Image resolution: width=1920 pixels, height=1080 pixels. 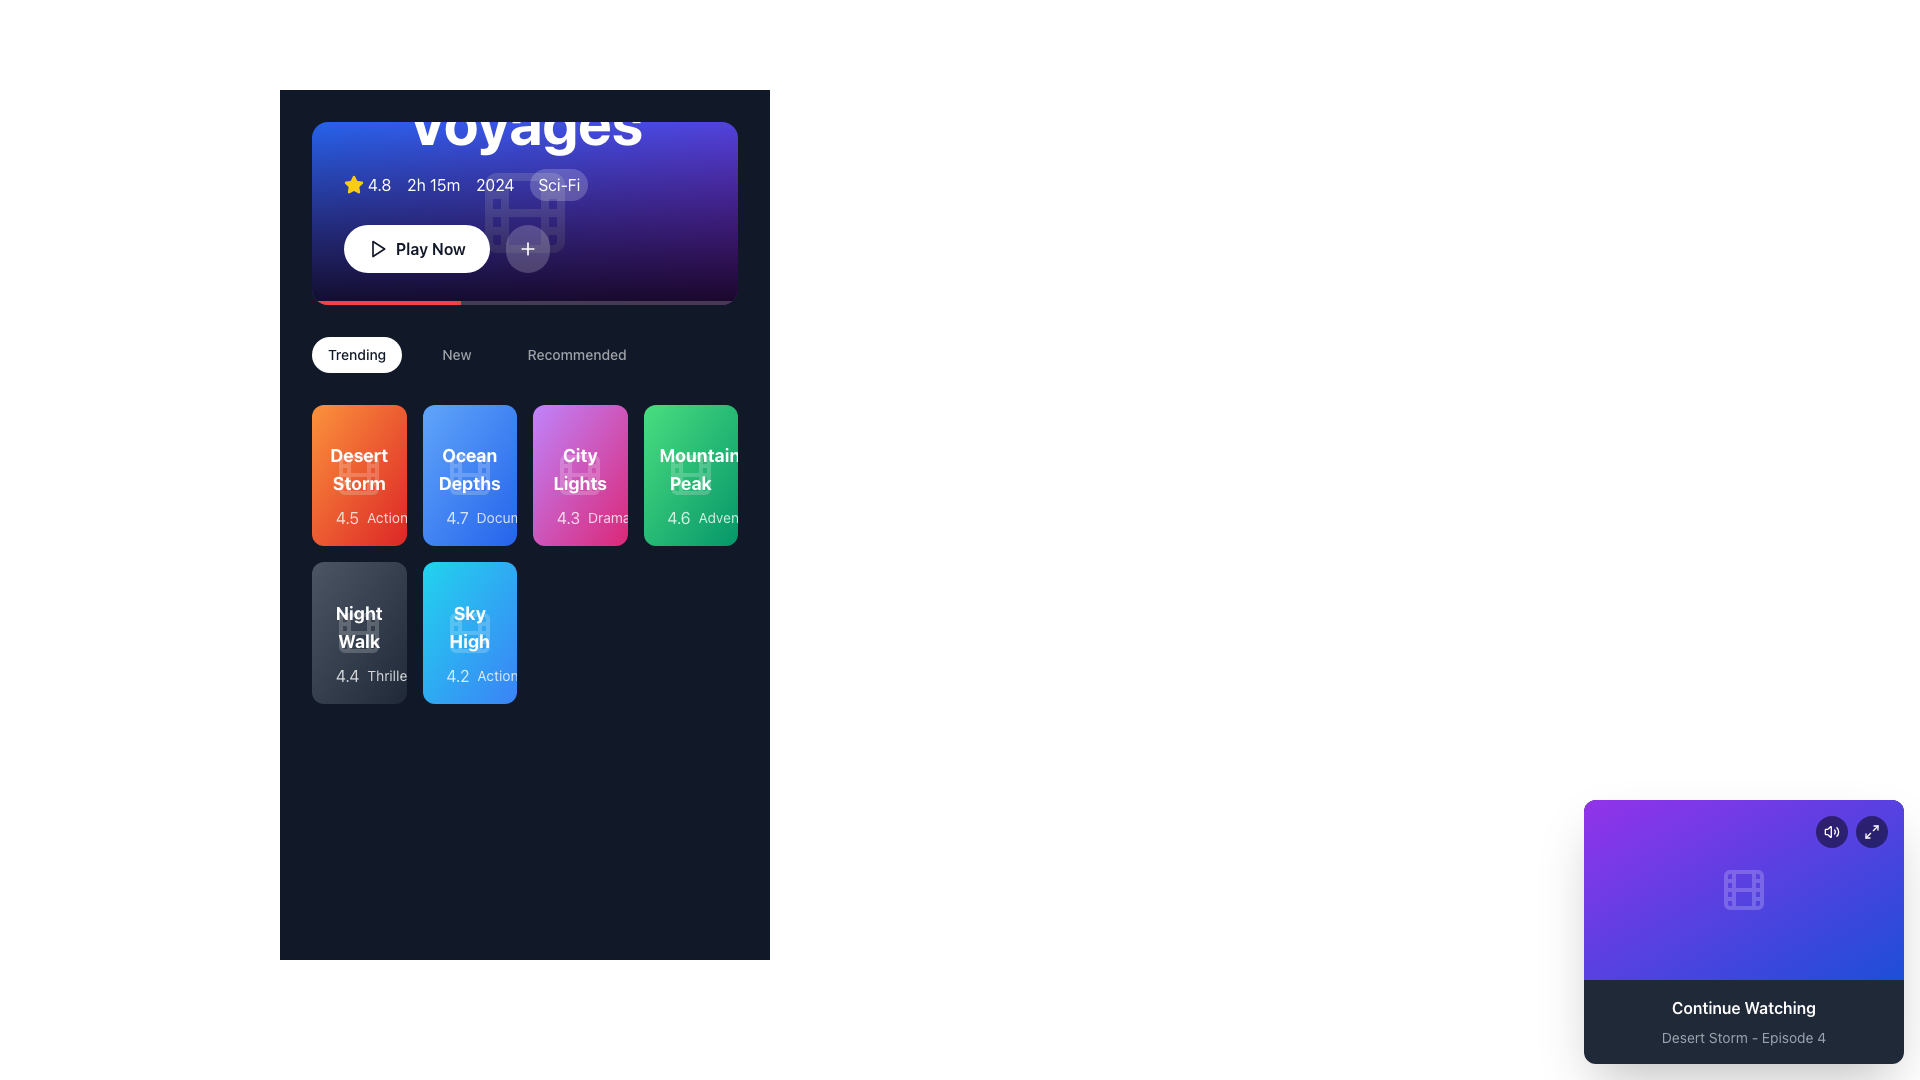 What do you see at coordinates (468, 470) in the screenshot?
I see `the text label that serves as the title of the card, located in the blue card which is the second card in the first row of the grid layout` at bounding box center [468, 470].